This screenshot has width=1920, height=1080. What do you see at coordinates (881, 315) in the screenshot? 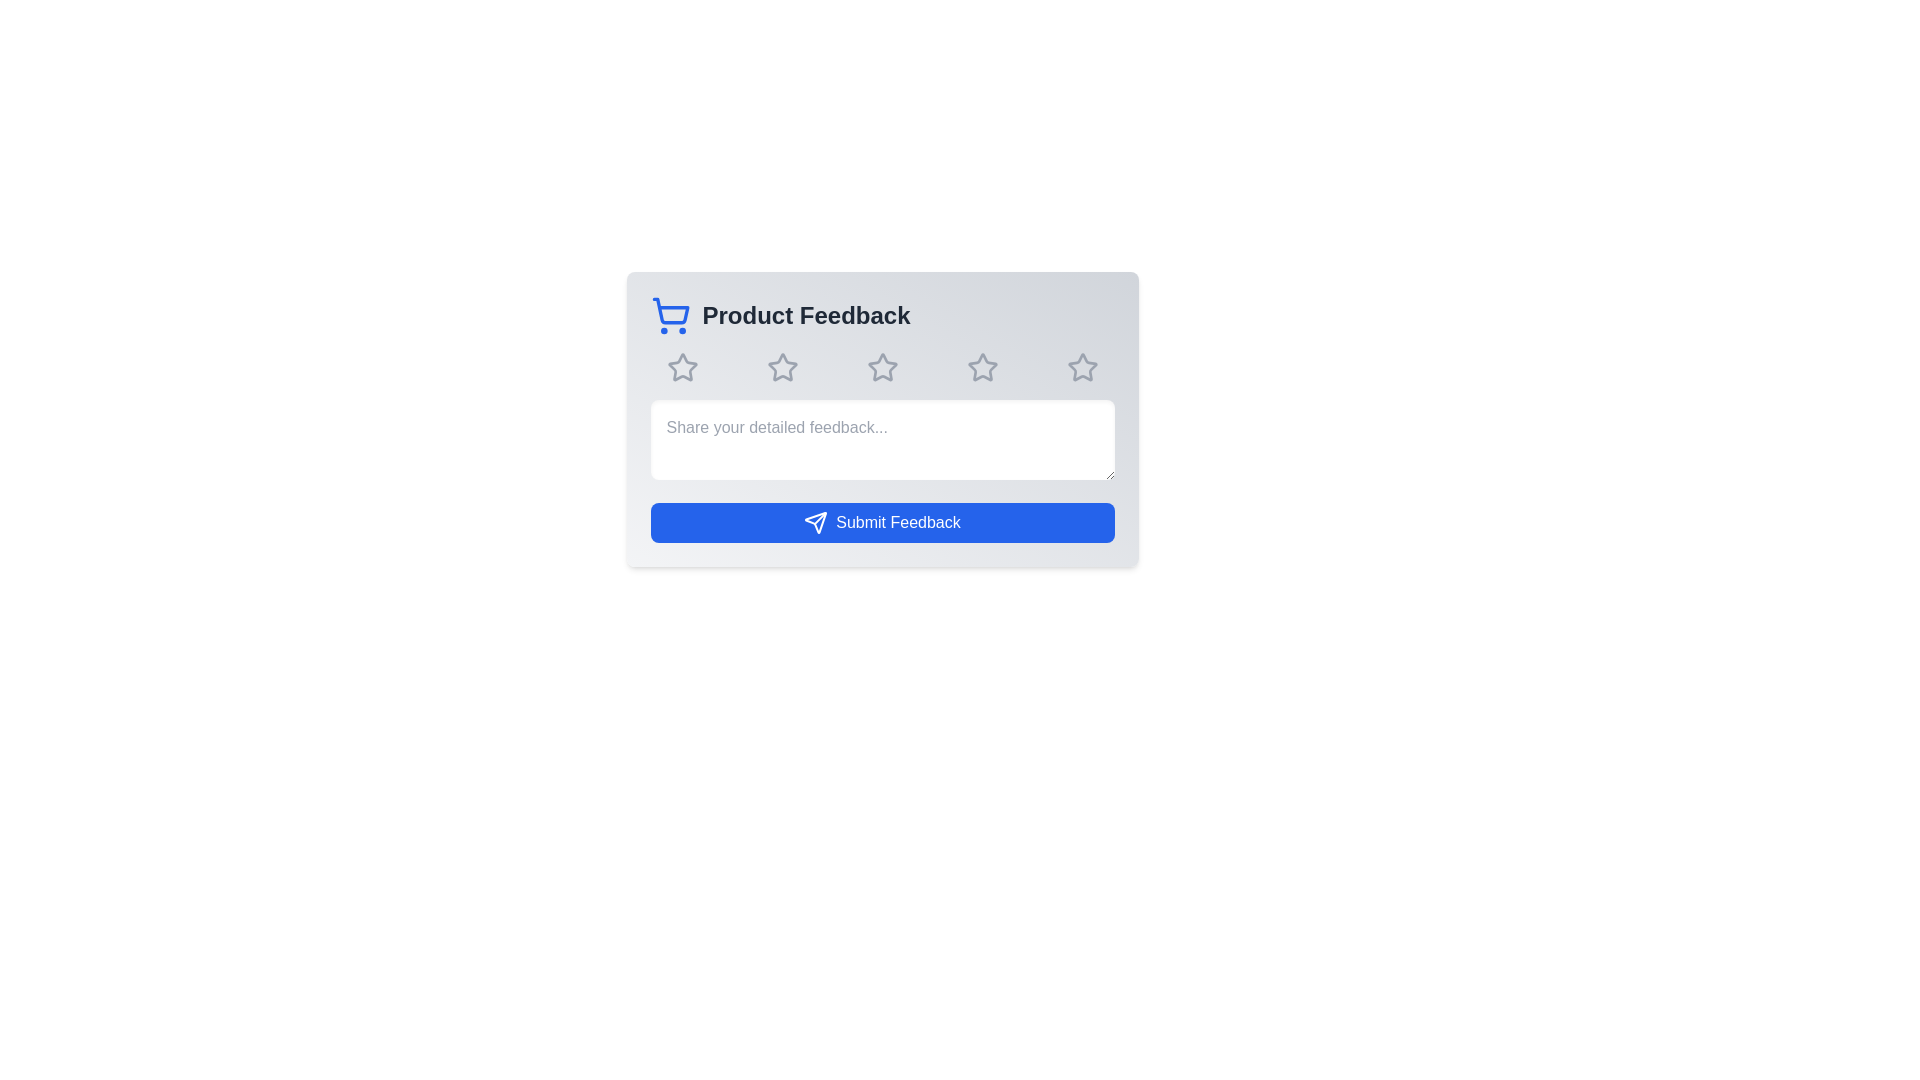
I see `the Header element that serves as a title indicating the purpose of the interface section, positioned above the star icons used for ratings` at bounding box center [881, 315].